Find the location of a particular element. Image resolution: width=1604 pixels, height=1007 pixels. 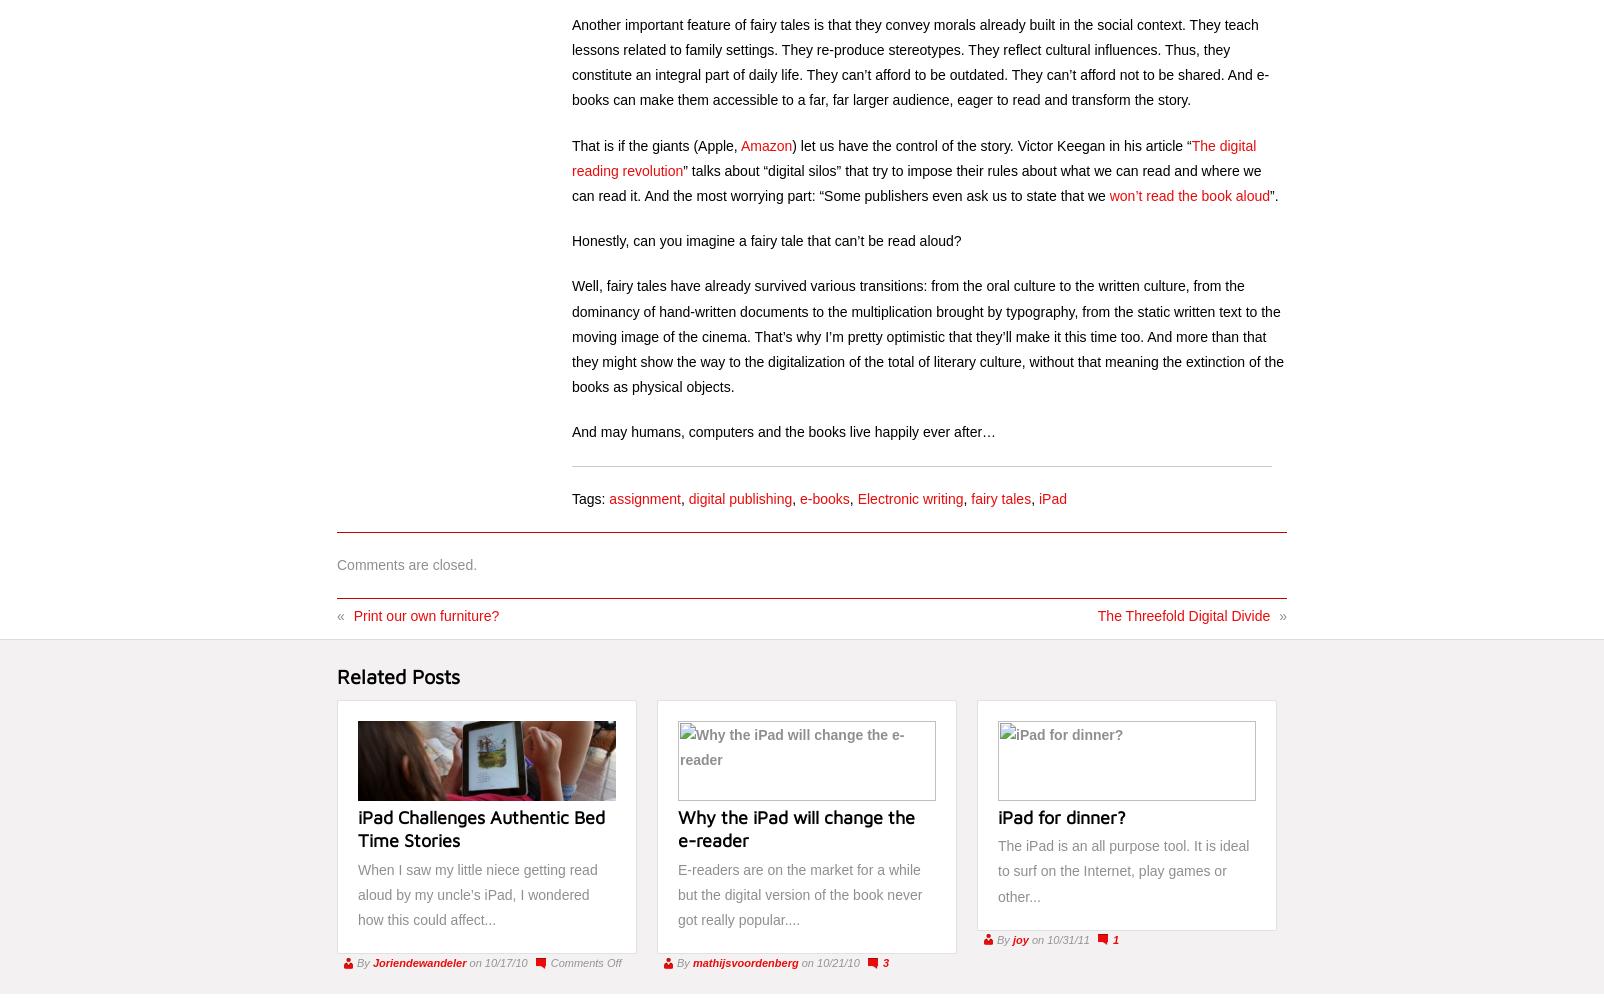

'fairy tales' is located at coordinates (1001, 497).